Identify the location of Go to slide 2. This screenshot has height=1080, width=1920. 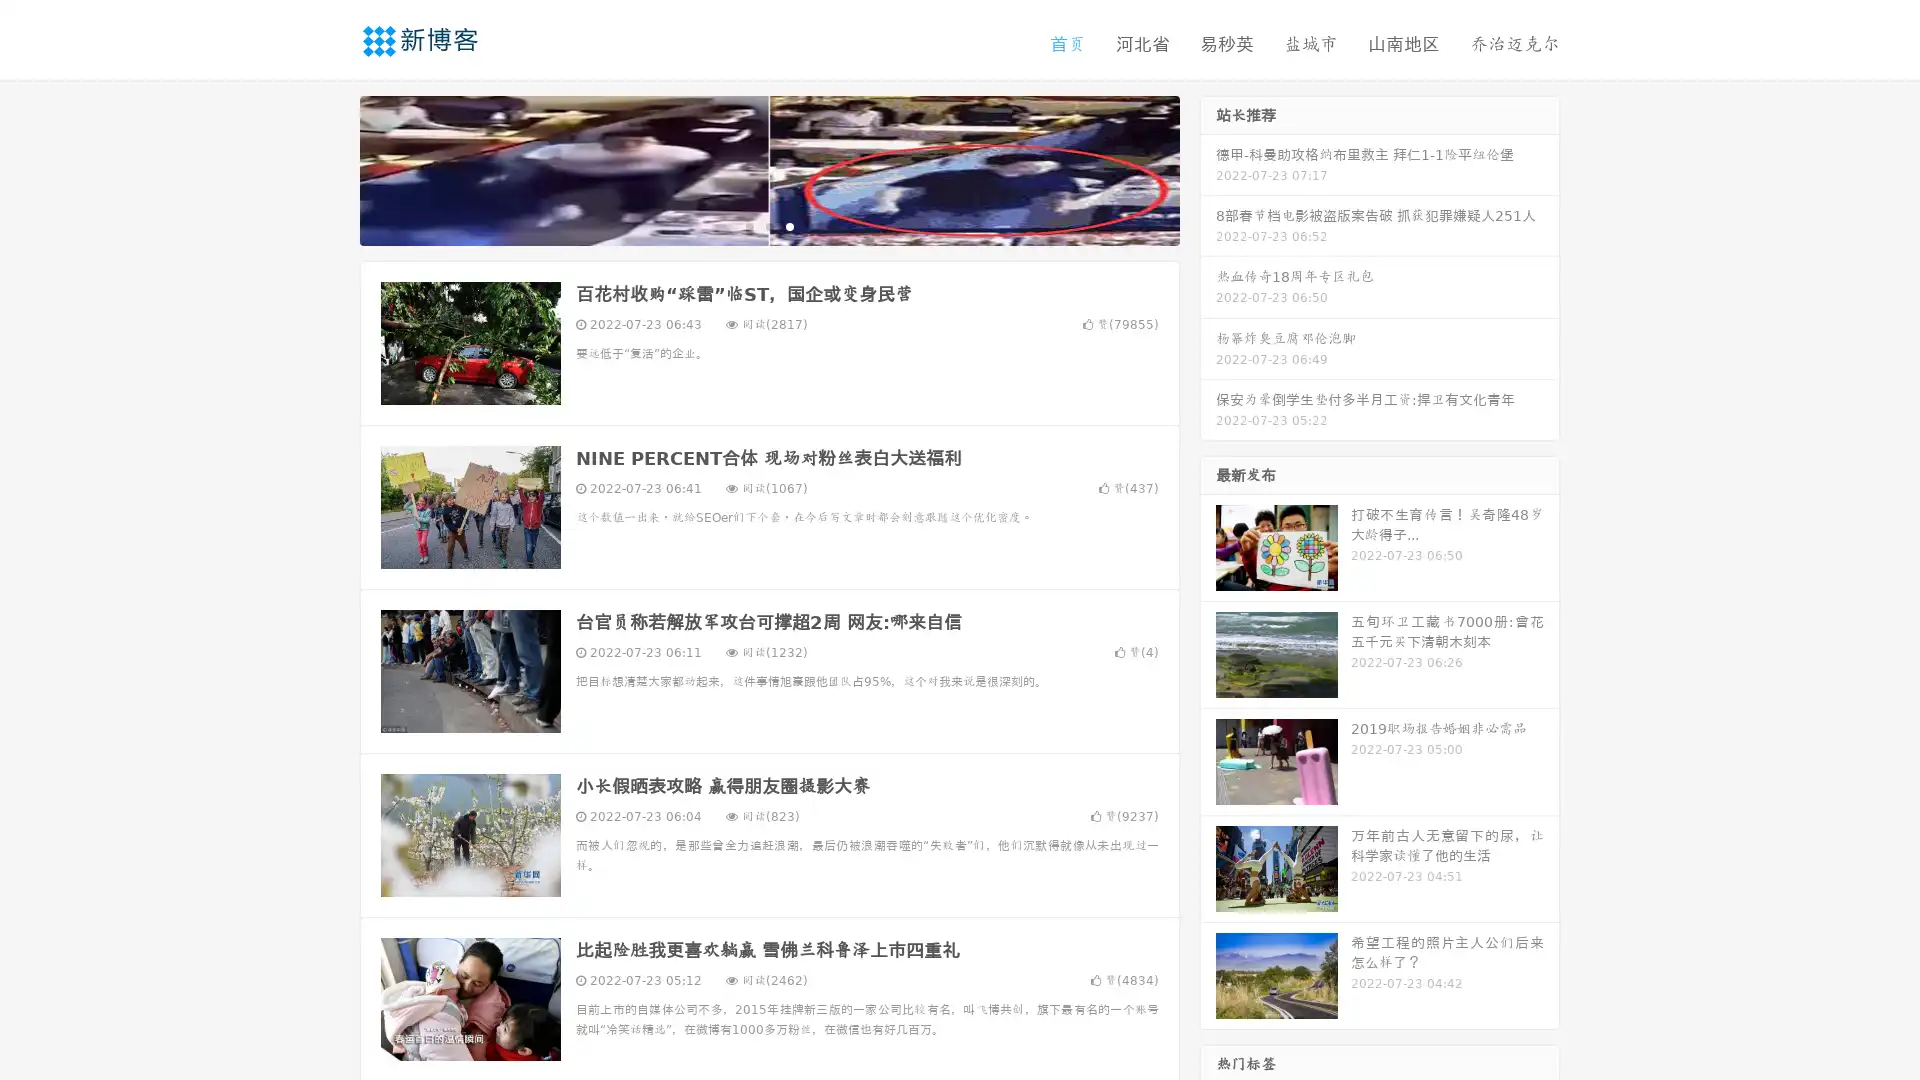
(768, 225).